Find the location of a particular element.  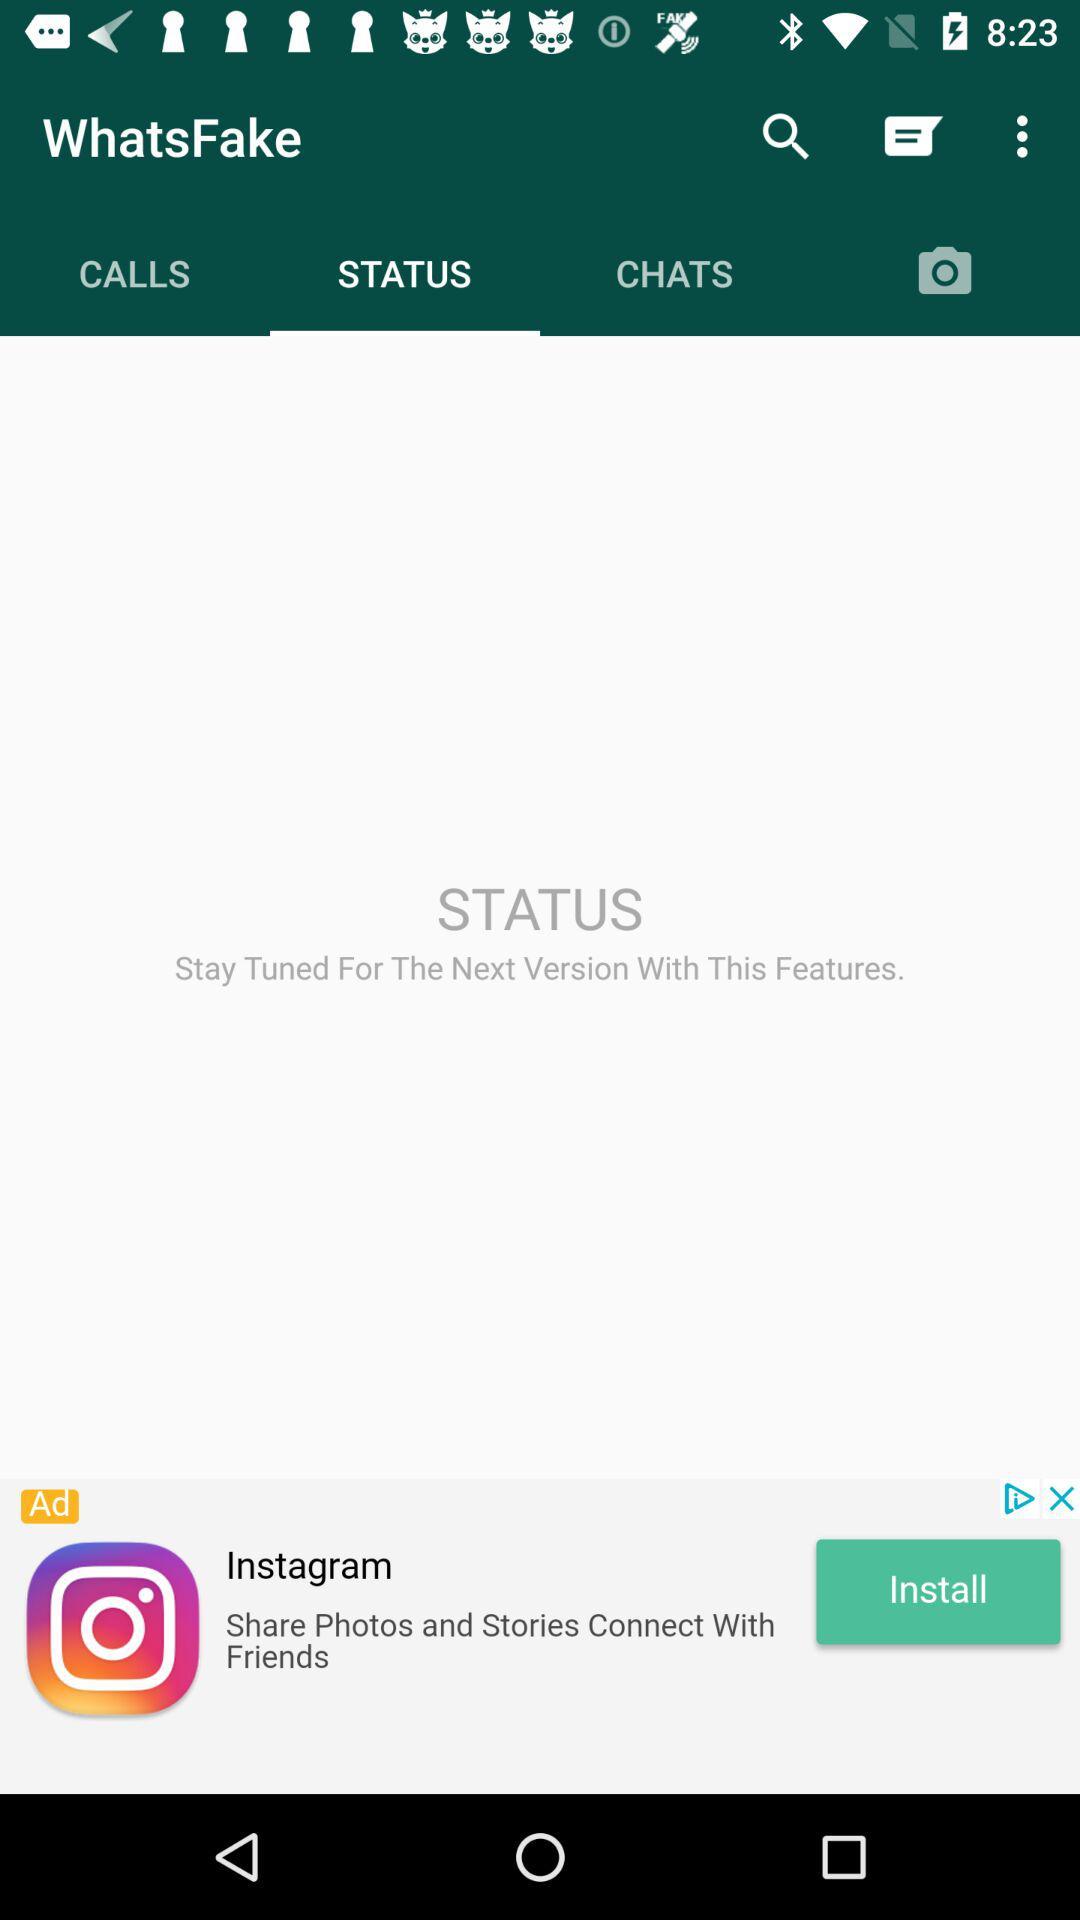

this advertisement is located at coordinates (540, 1636).